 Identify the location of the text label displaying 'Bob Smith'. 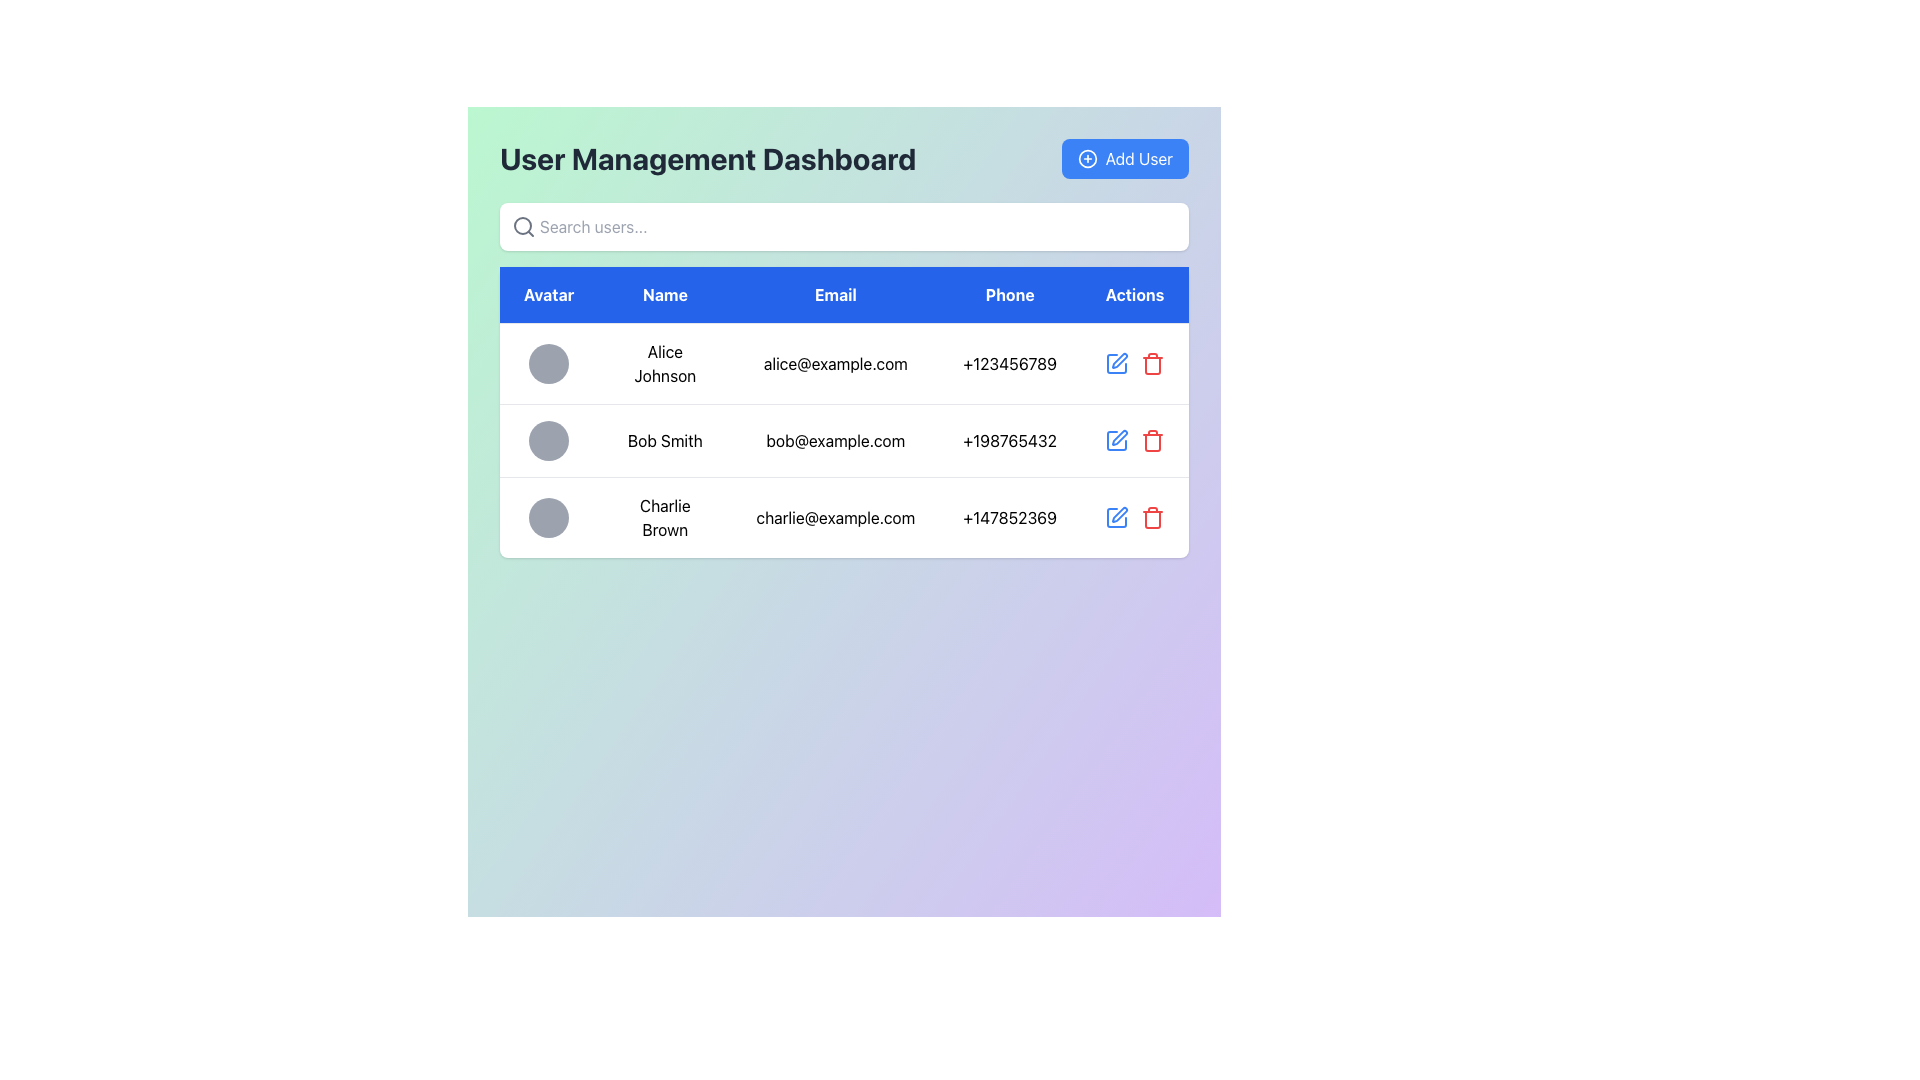
(665, 439).